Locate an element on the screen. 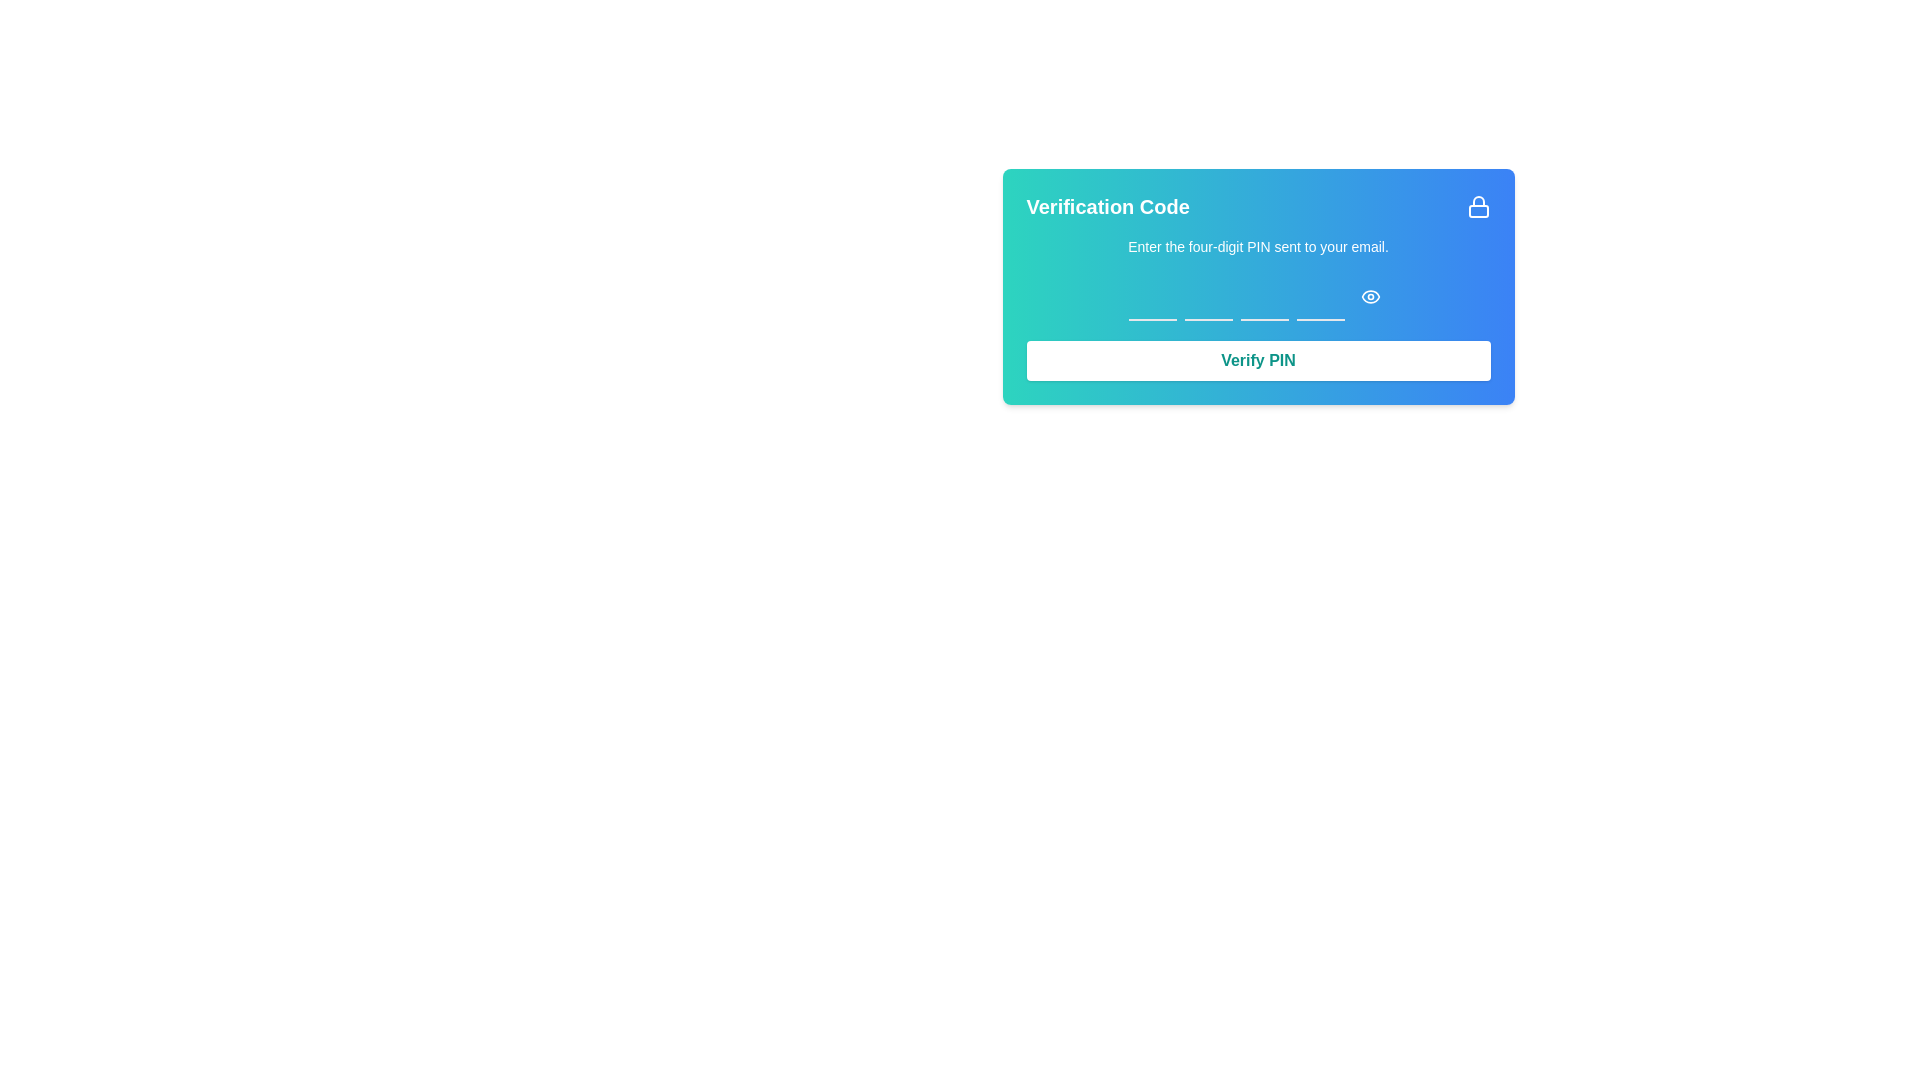 The image size is (1920, 1080). the curve element of the padlock icon, which visually represents the arch of the padlock, located above the rectangle body of the lock is located at coordinates (1478, 201).